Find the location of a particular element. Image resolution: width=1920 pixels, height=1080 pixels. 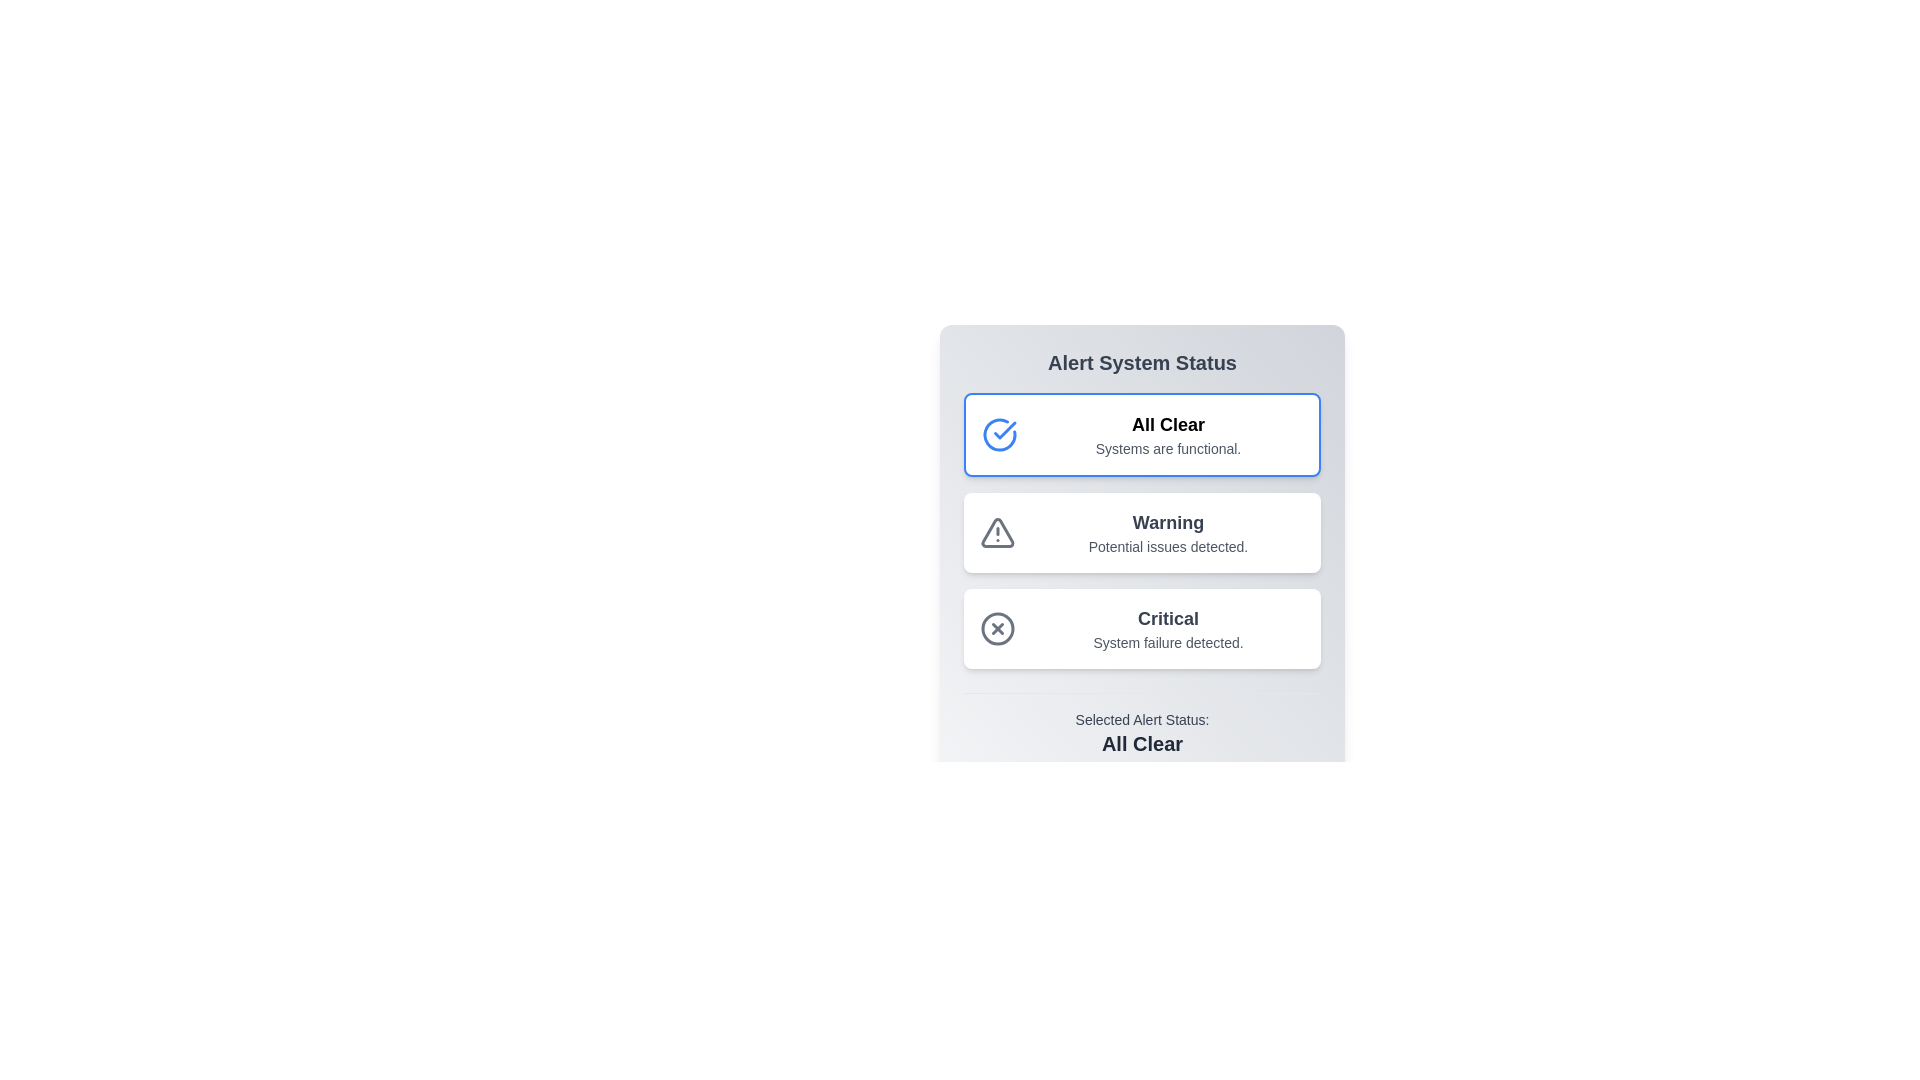

critical status text label indicating the system's critical condition, which is located at the top of the 'Critical' alert indicator area is located at coordinates (1168, 617).